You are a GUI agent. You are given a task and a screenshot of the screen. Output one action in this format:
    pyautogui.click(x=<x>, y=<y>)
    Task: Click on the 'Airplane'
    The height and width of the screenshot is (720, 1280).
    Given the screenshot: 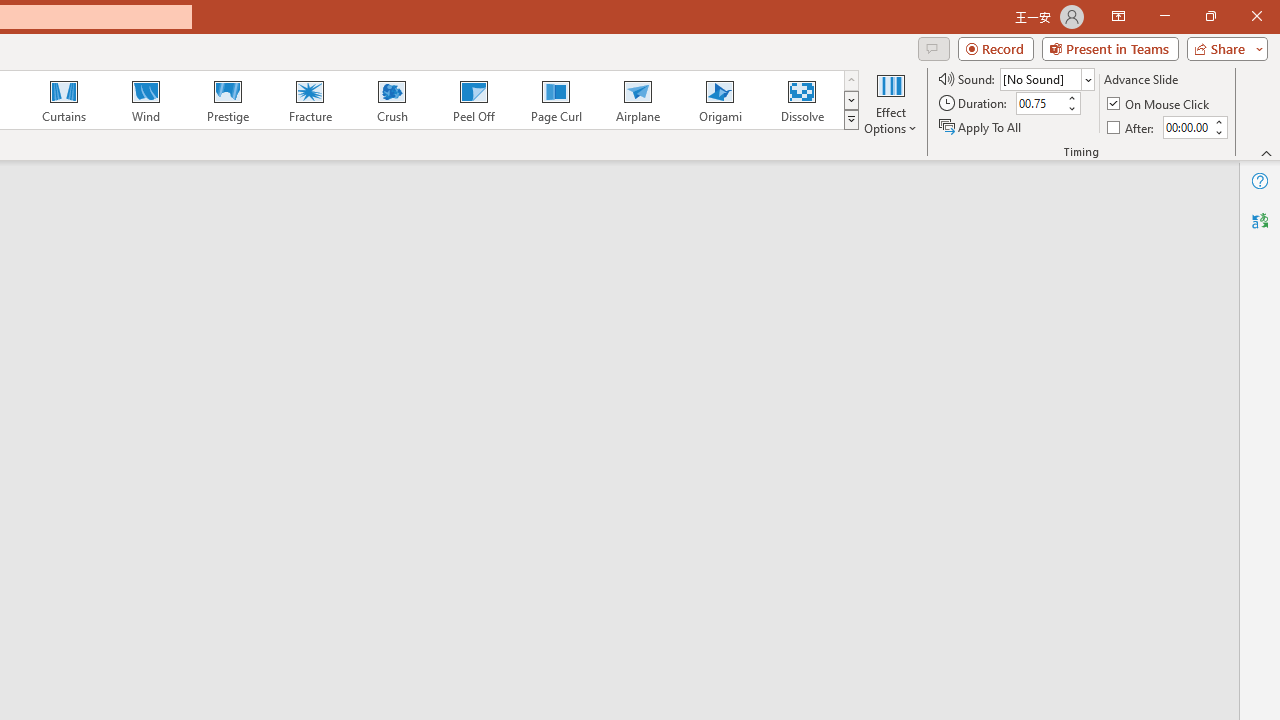 What is the action you would take?
    pyautogui.click(x=636, y=100)
    